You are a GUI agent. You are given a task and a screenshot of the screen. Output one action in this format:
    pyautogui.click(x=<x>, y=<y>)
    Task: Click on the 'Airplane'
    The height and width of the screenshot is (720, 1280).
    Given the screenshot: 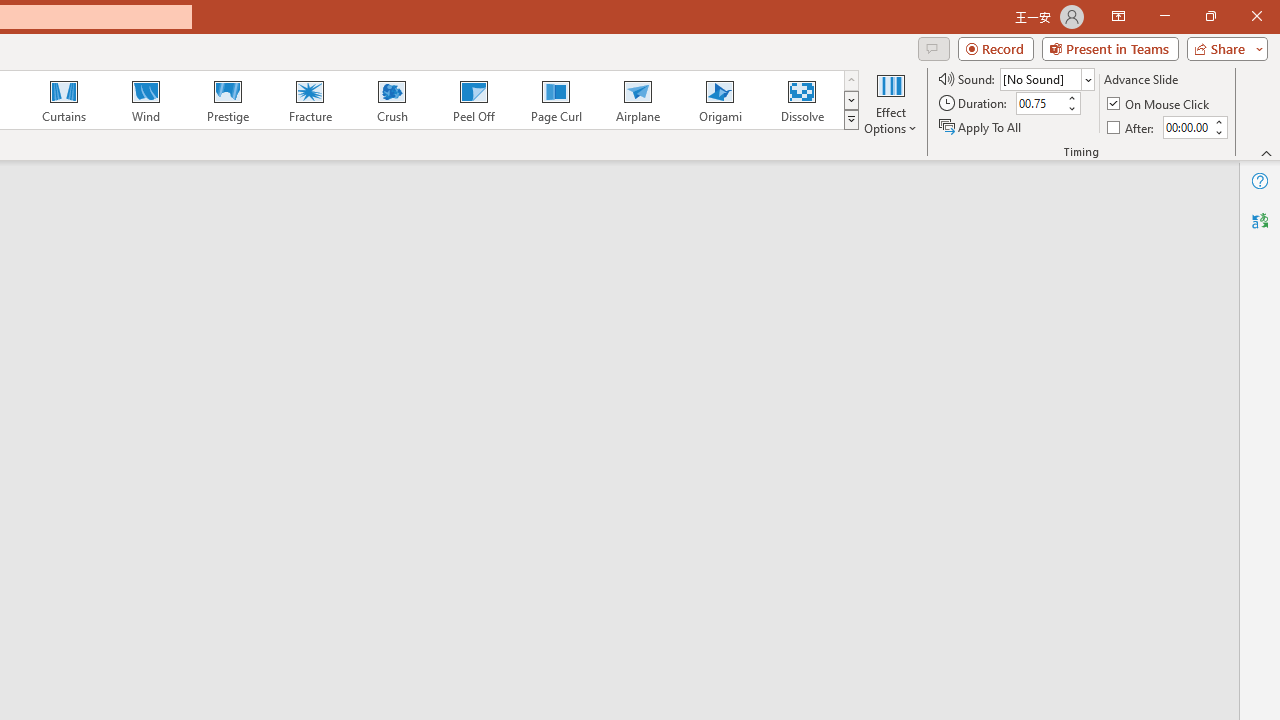 What is the action you would take?
    pyautogui.click(x=636, y=100)
    